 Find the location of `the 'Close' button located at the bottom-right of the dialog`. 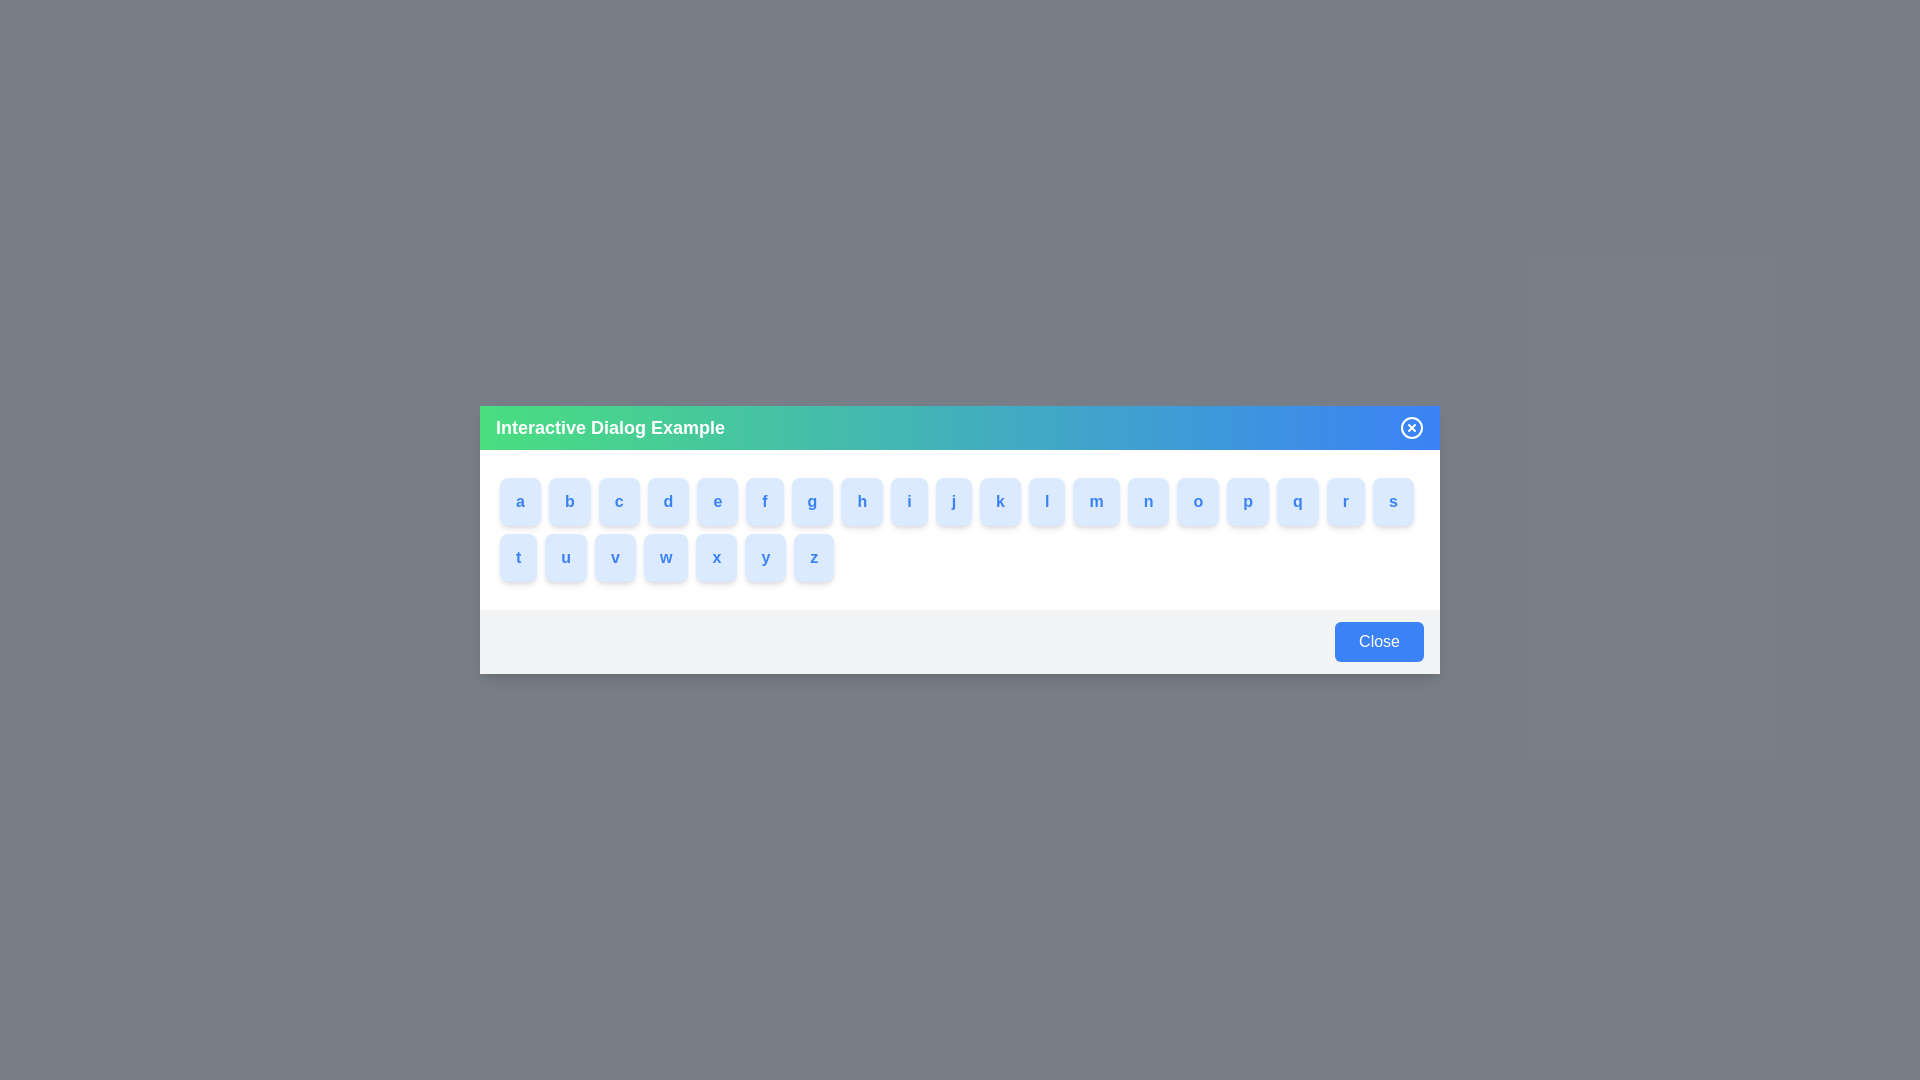

the 'Close' button located at the bottom-right of the dialog is located at coordinates (1378, 641).